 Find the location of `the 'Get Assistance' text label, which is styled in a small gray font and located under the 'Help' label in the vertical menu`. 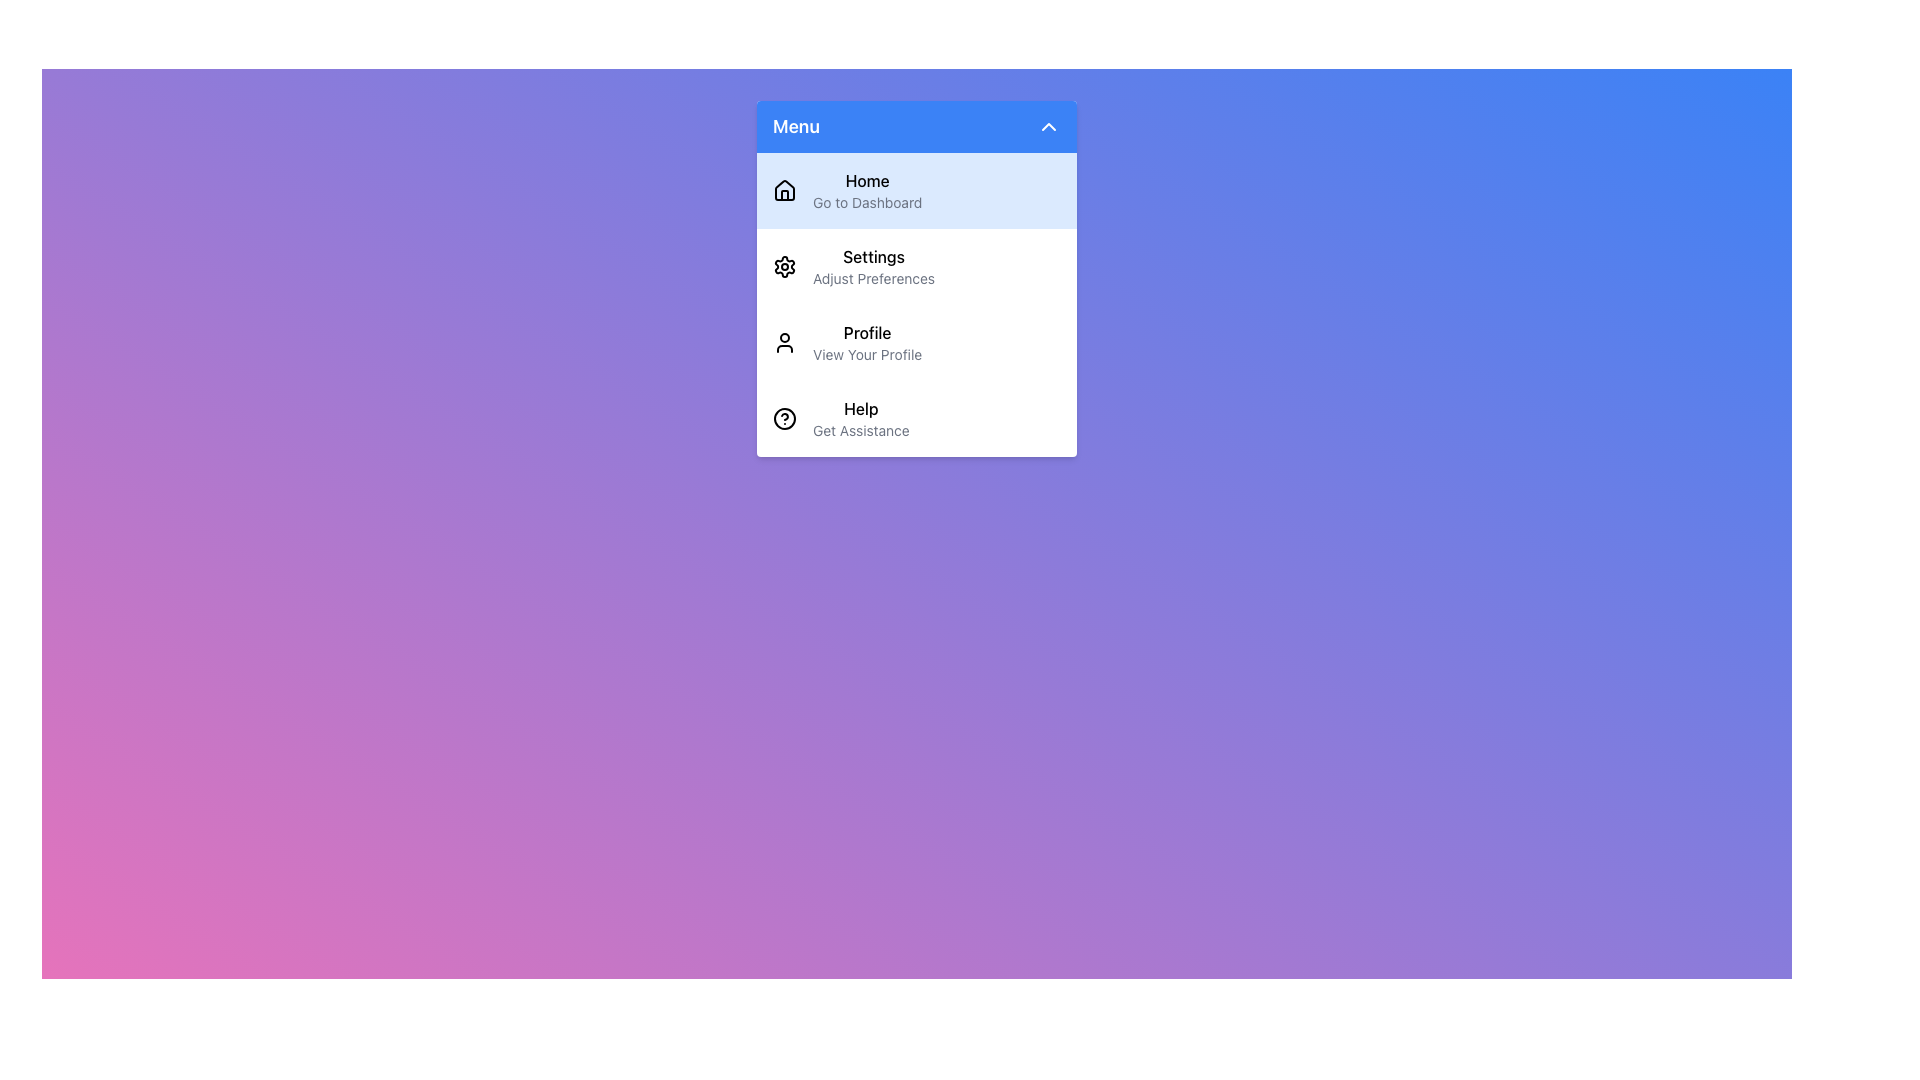

the 'Get Assistance' text label, which is styled in a small gray font and located under the 'Help' label in the vertical menu is located at coordinates (861, 430).